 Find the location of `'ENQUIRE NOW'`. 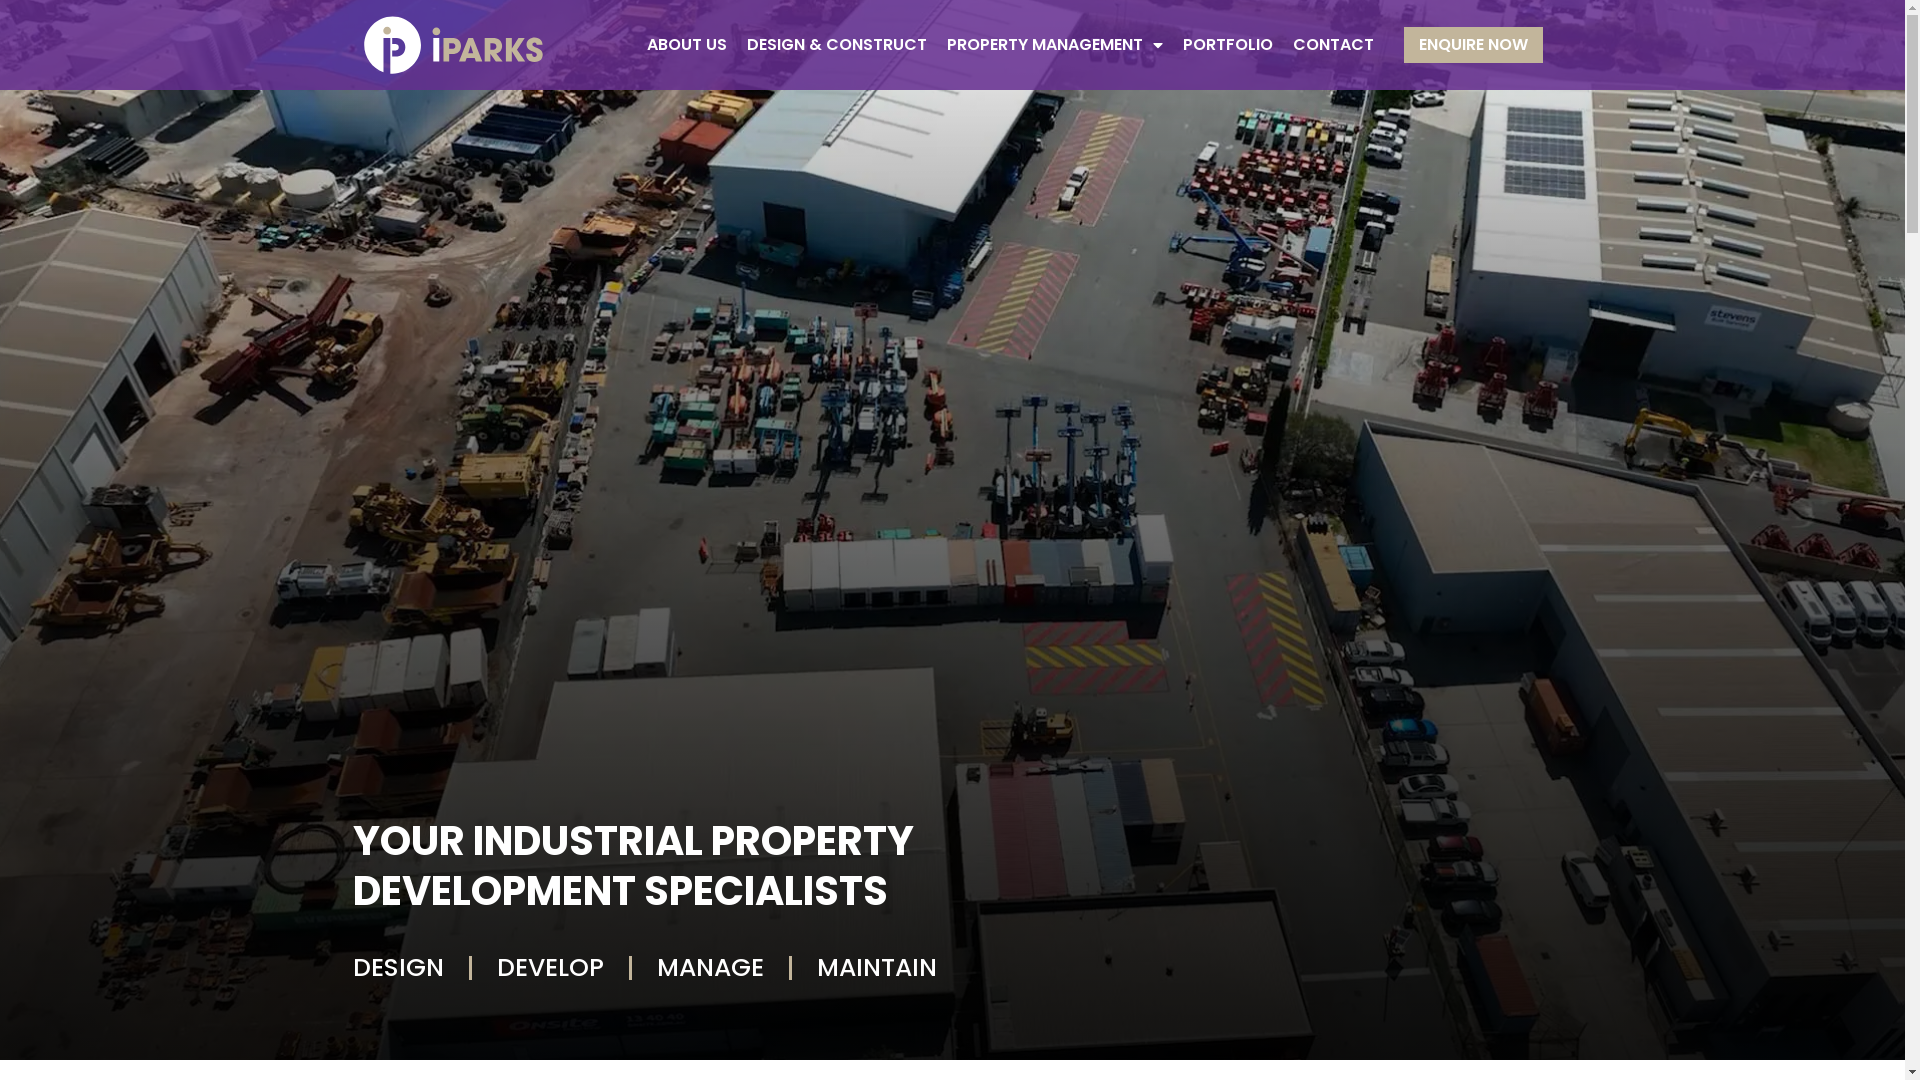

'ENQUIRE NOW' is located at coordinates (1473, 45).